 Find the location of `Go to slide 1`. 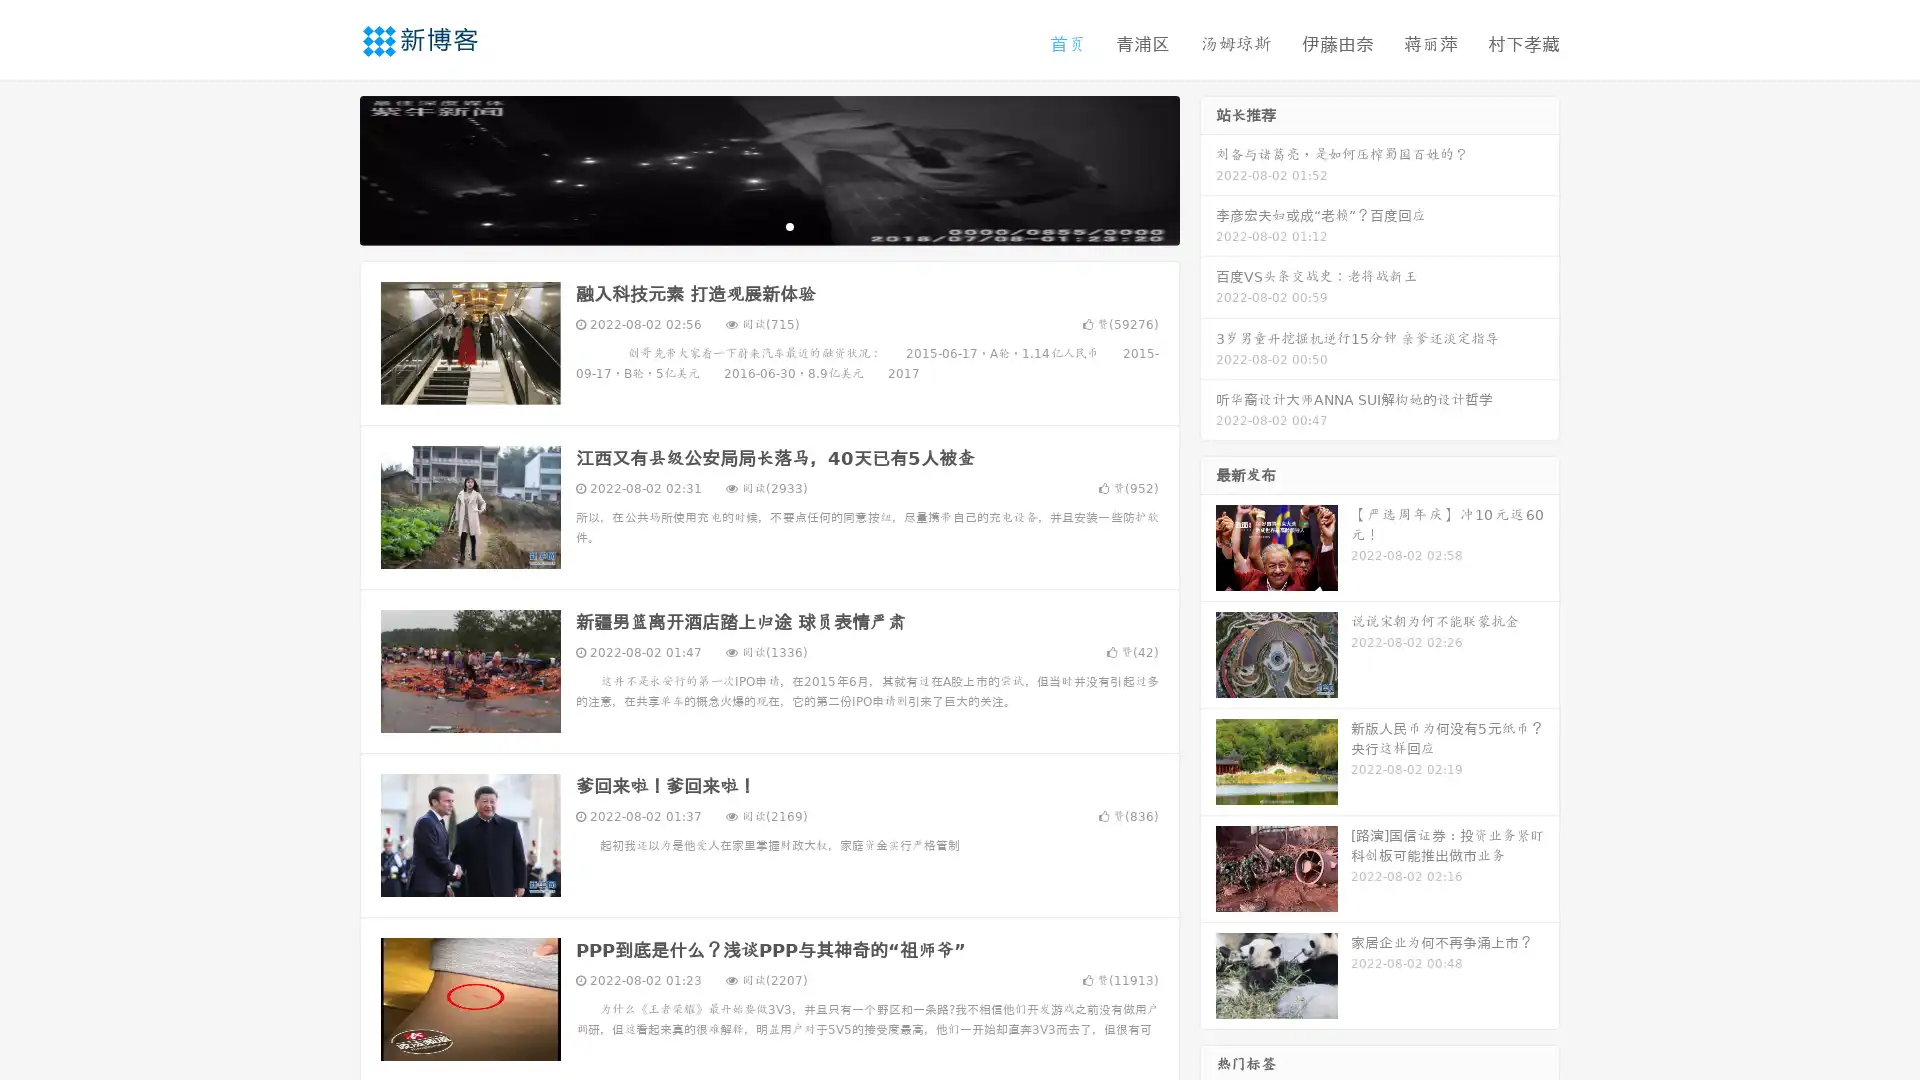

Go to slide 1 is located at coordinates (748, 225).